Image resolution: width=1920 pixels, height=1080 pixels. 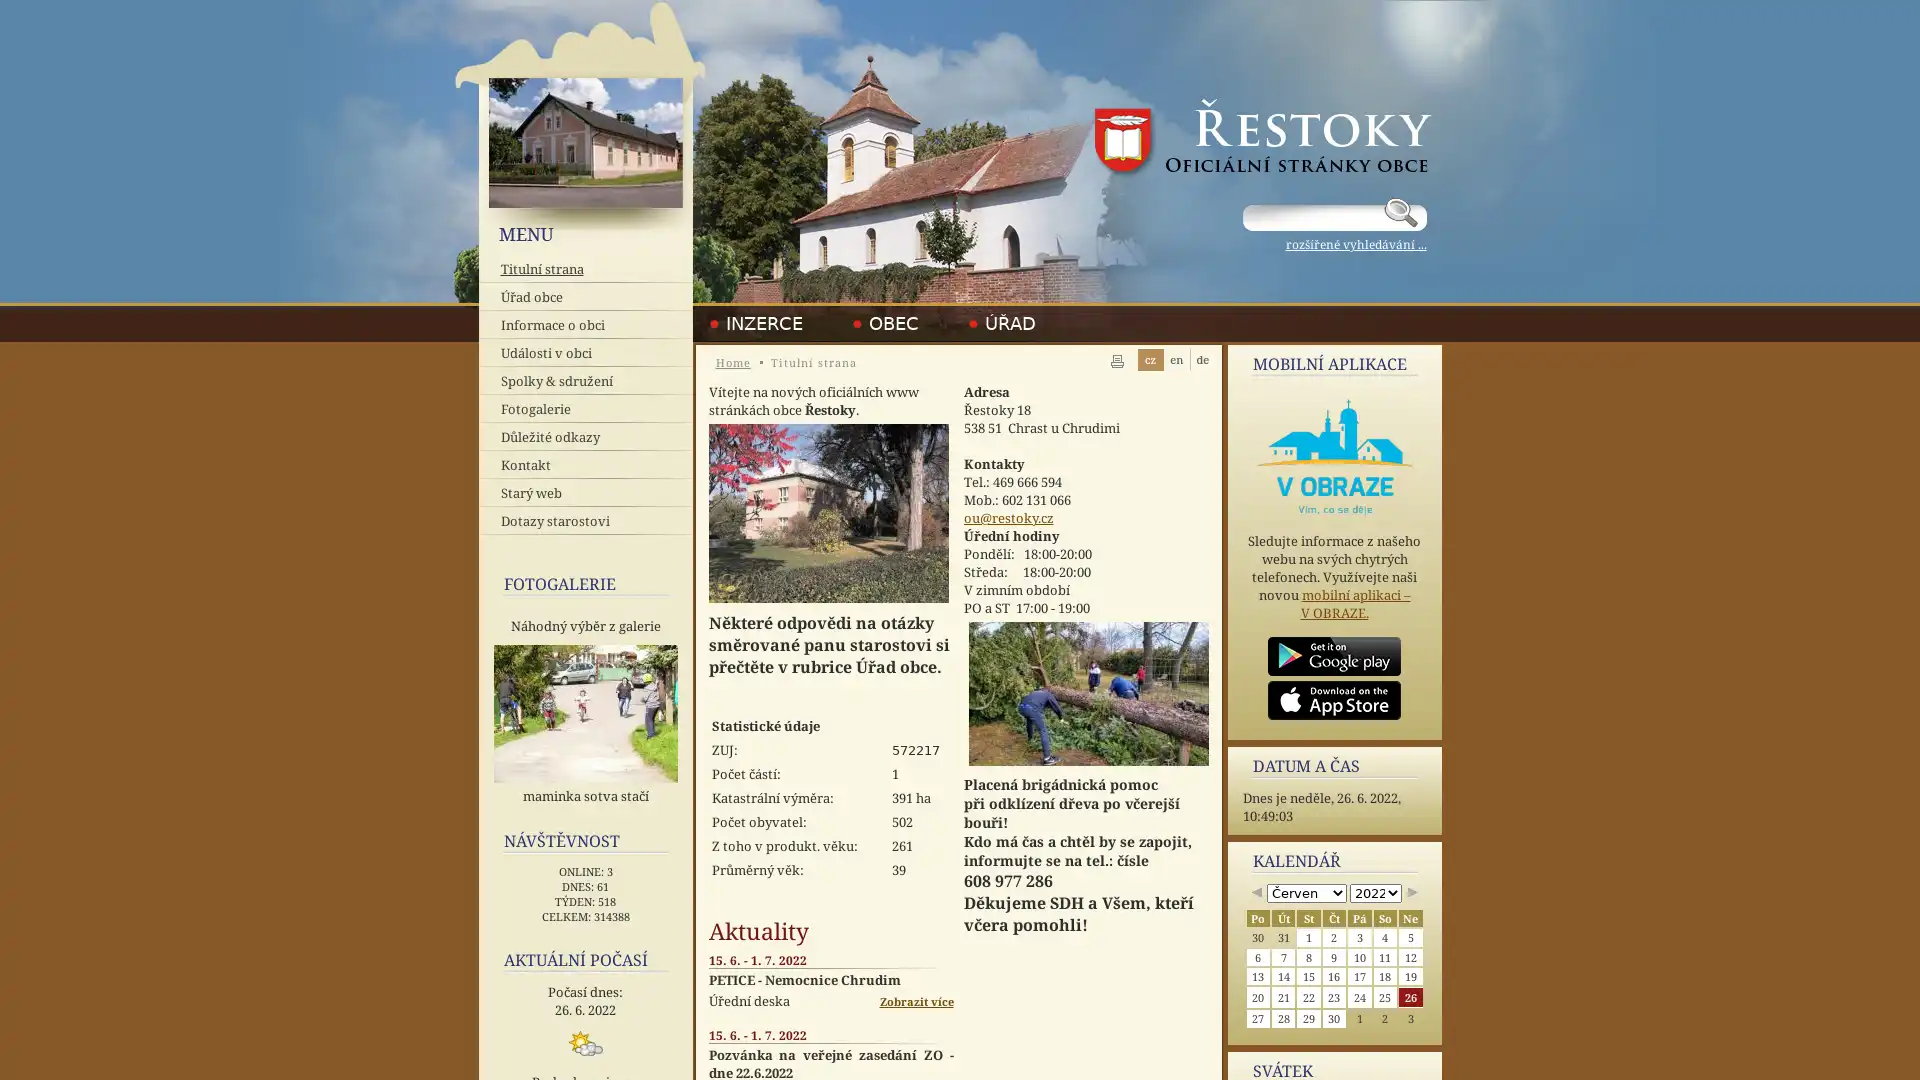 I want to click on dalsi, so click(x=1410, y=892).